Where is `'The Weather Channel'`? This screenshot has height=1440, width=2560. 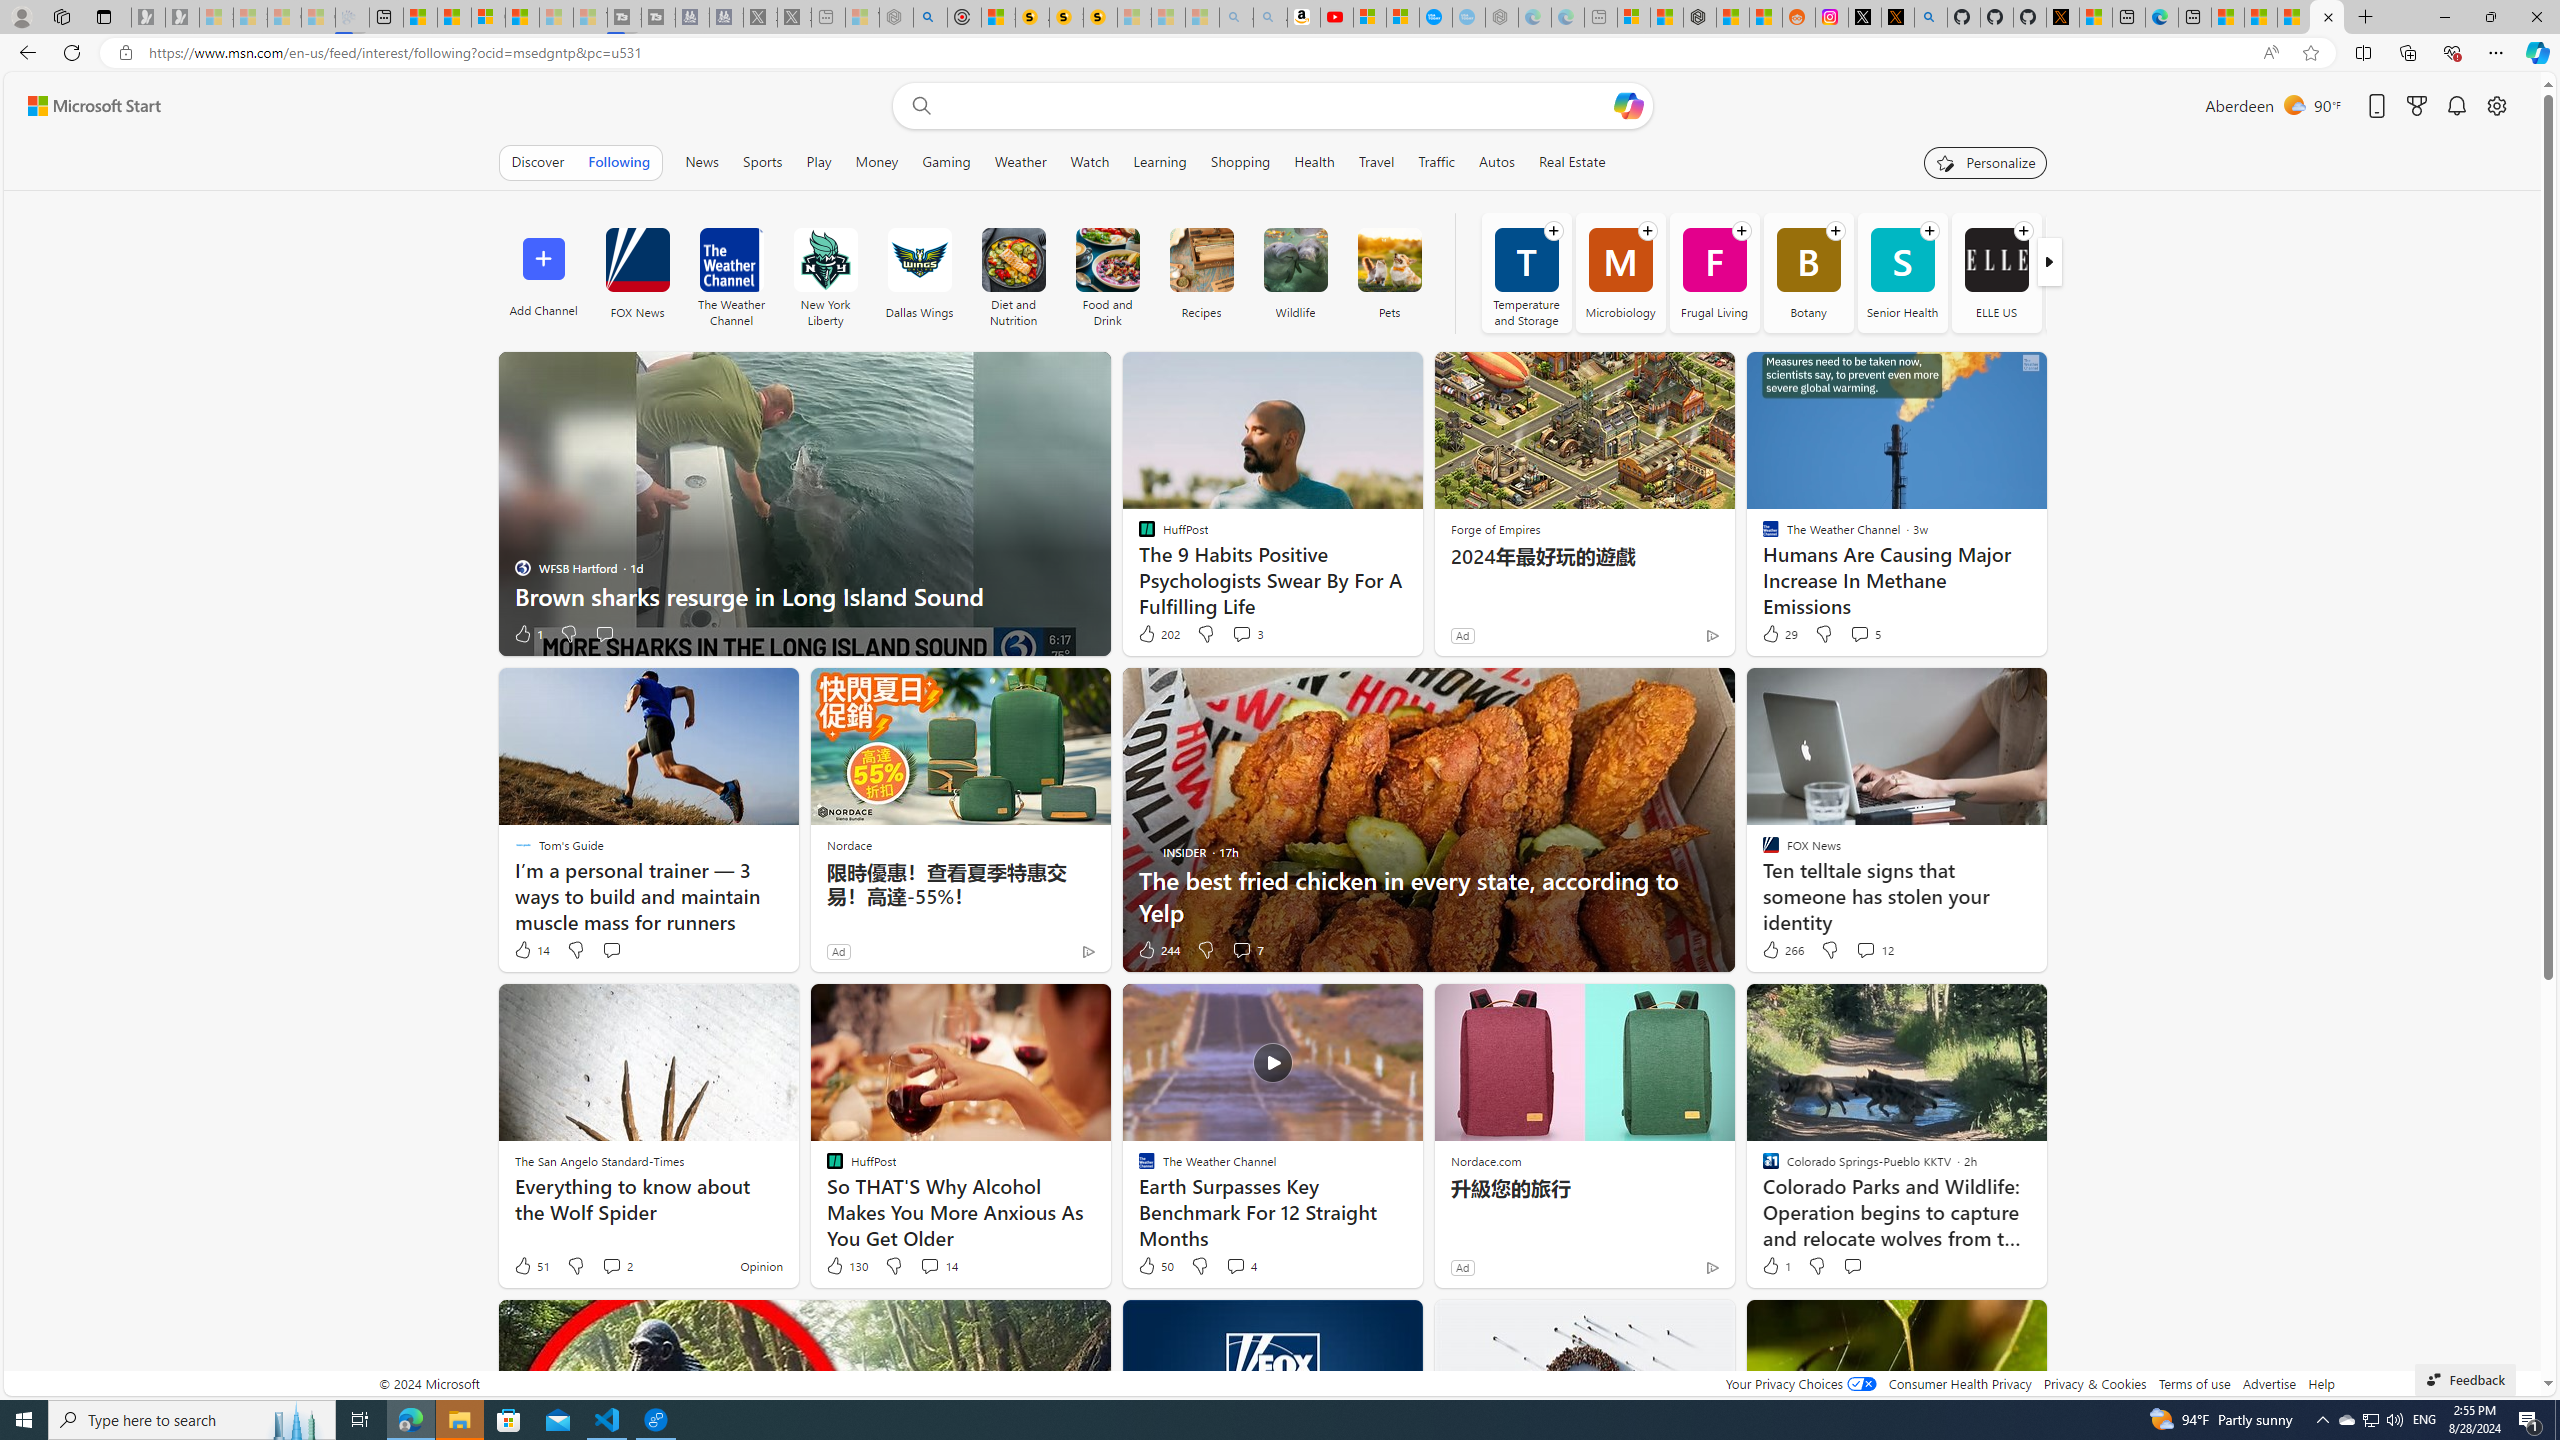 'The Weather Channel' is located at coordinates (731, 271).